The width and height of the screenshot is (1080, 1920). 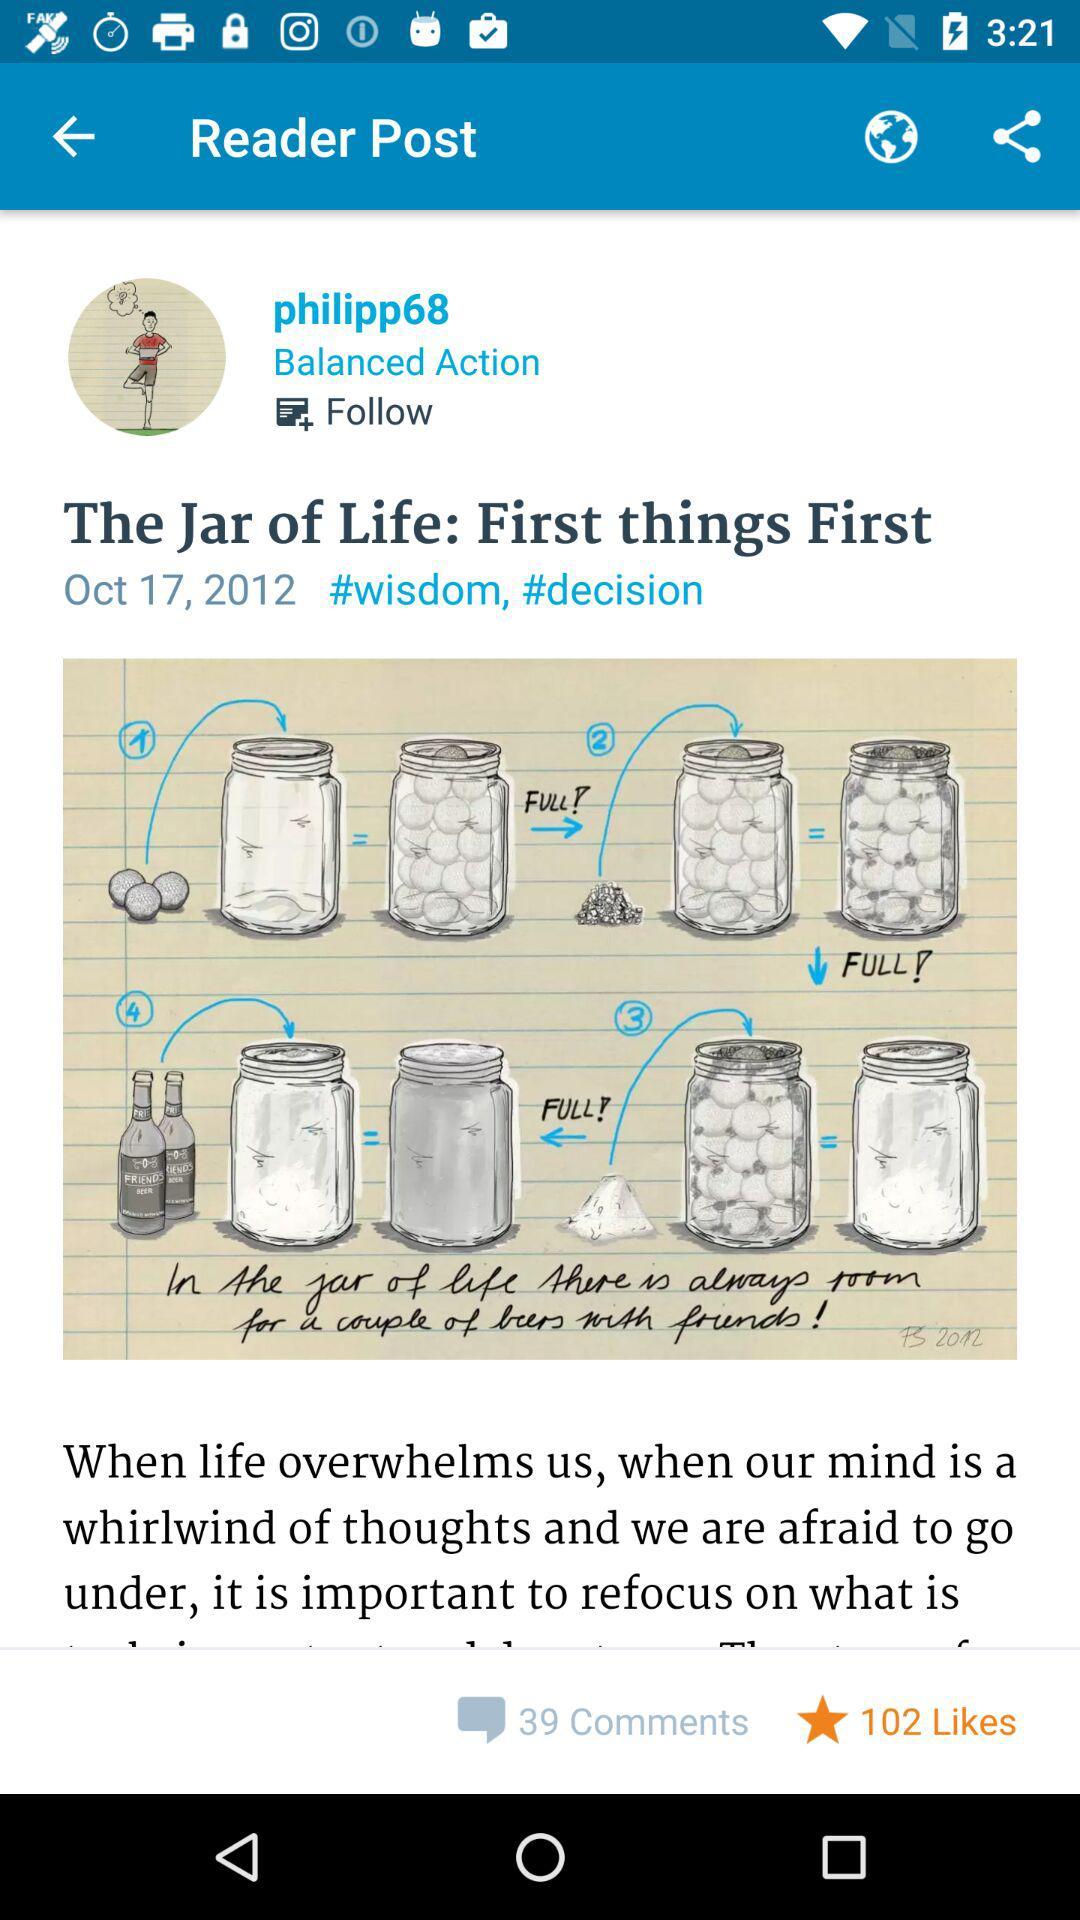 I want to click on open profile, so click(x=145, y=356).